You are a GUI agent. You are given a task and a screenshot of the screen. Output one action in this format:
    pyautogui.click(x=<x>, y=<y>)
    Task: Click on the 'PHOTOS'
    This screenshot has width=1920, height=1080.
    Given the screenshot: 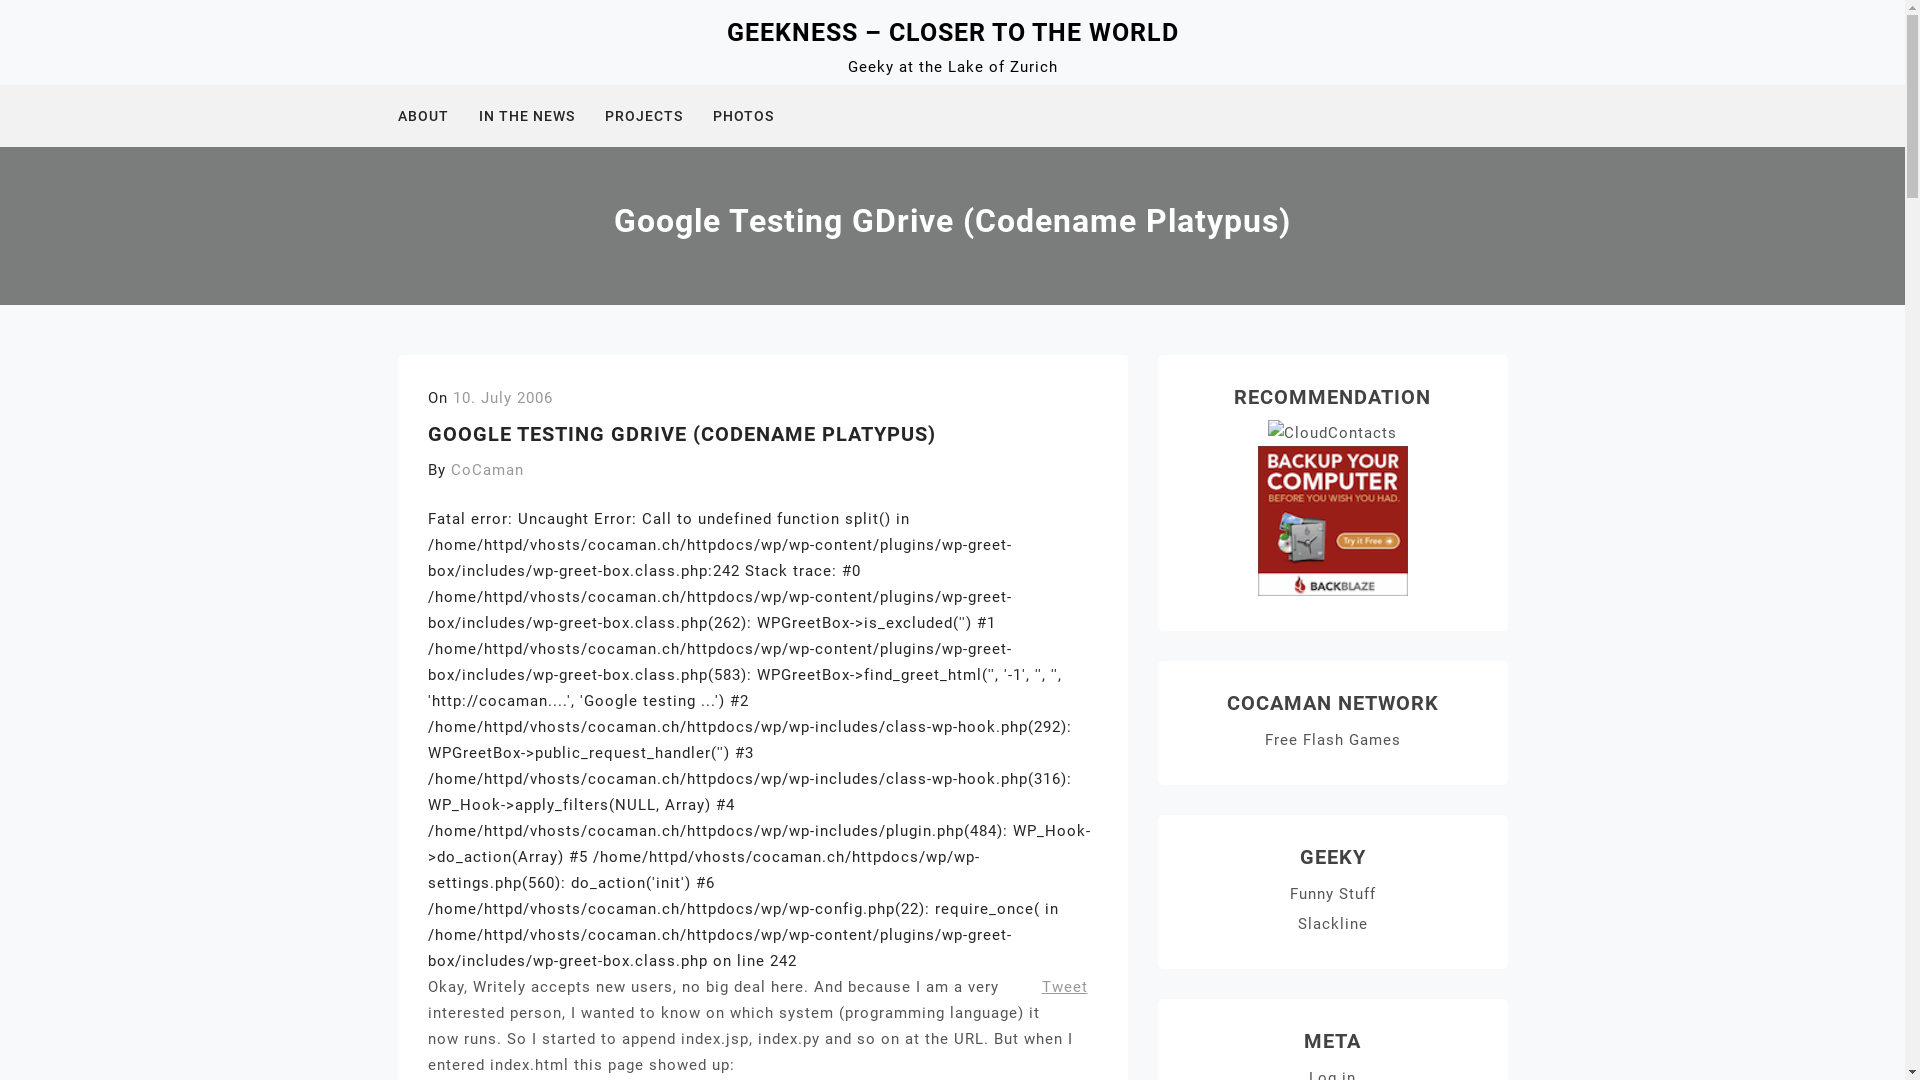 What is the action you would take?
    pyautogui.click(x=753, y=115)
    